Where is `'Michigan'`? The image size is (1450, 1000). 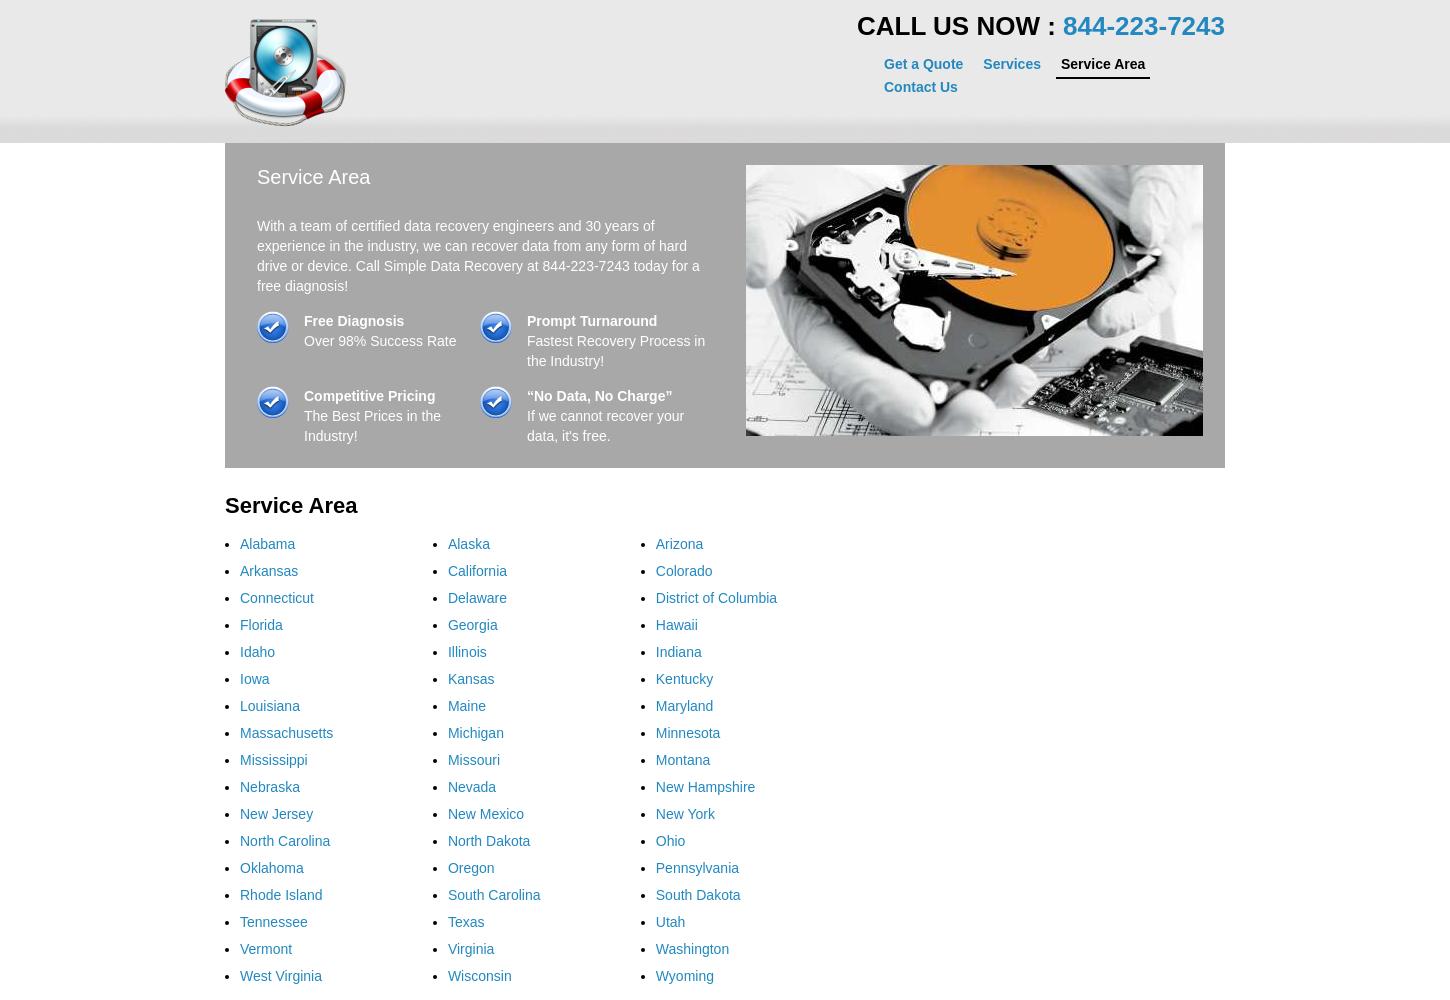 'Michigan' is located at coordinates (474, 732).